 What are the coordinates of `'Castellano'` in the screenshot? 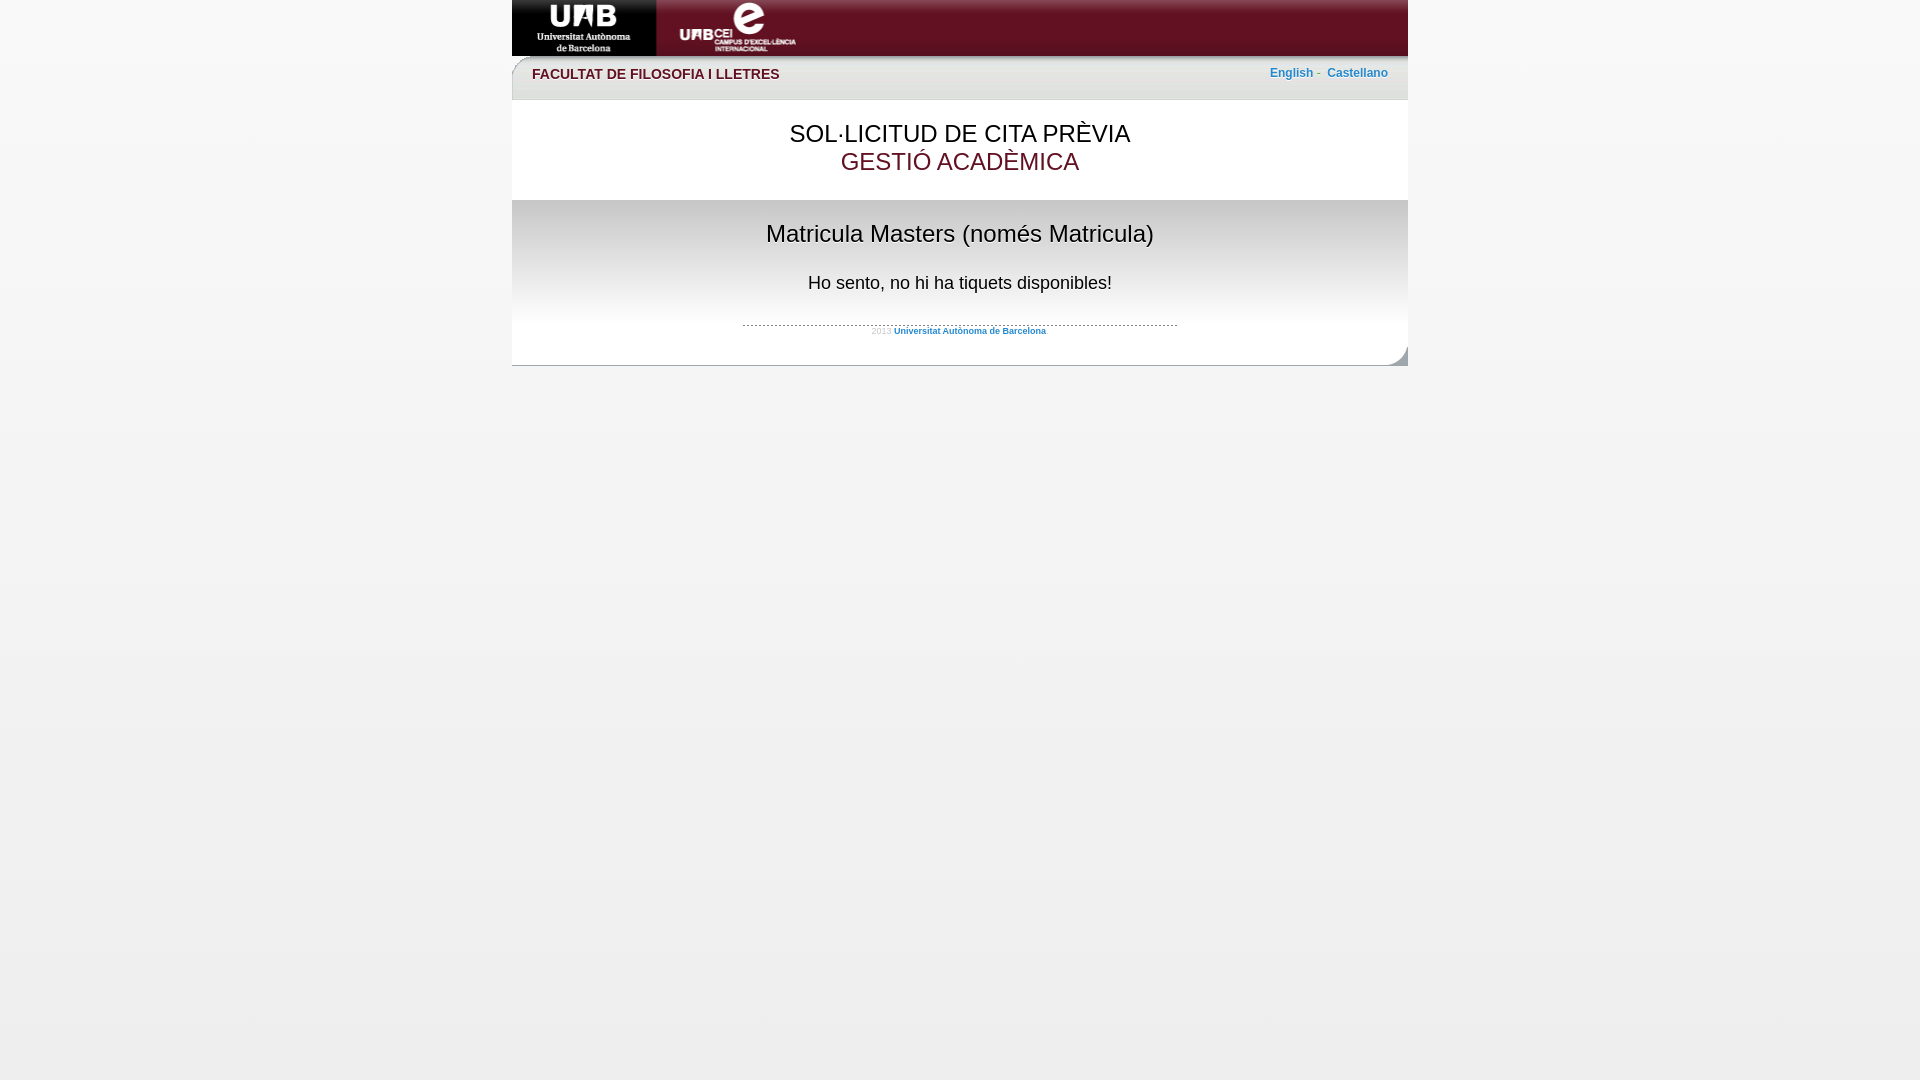 It's located at (1326, 72).